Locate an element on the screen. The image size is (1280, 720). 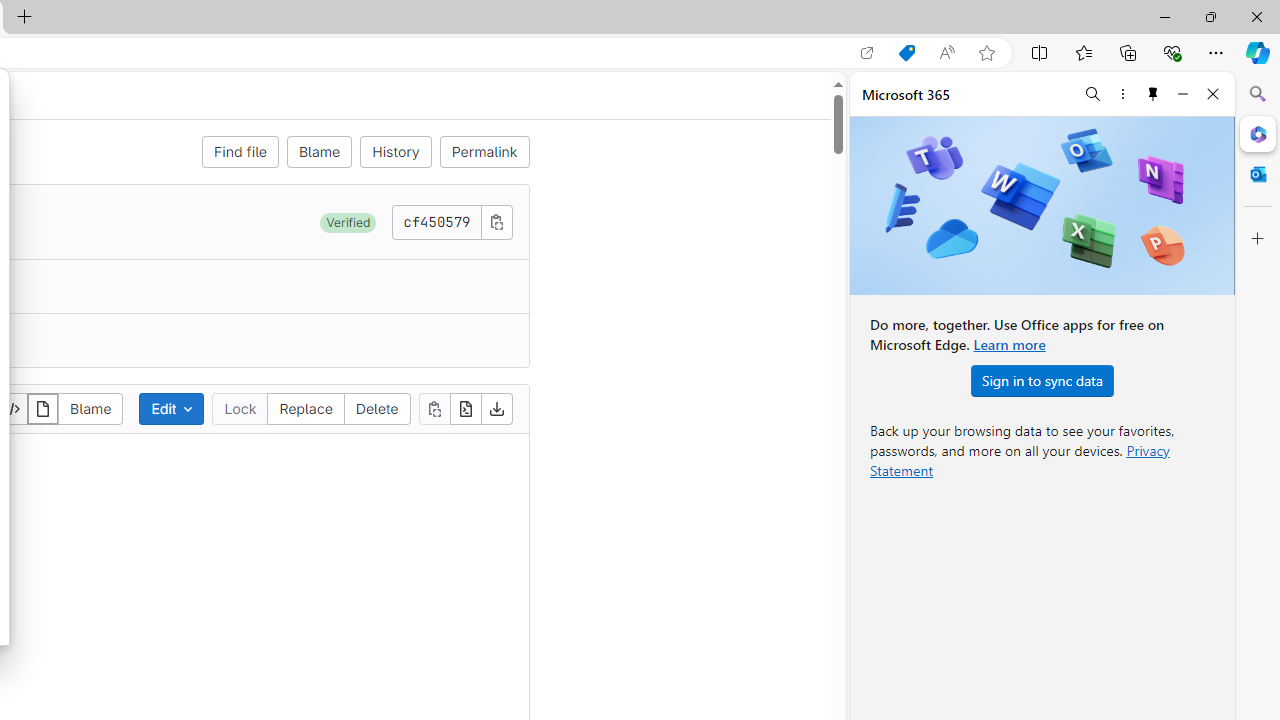
'Privacy Statement' is located at coordinates (1020, 460).